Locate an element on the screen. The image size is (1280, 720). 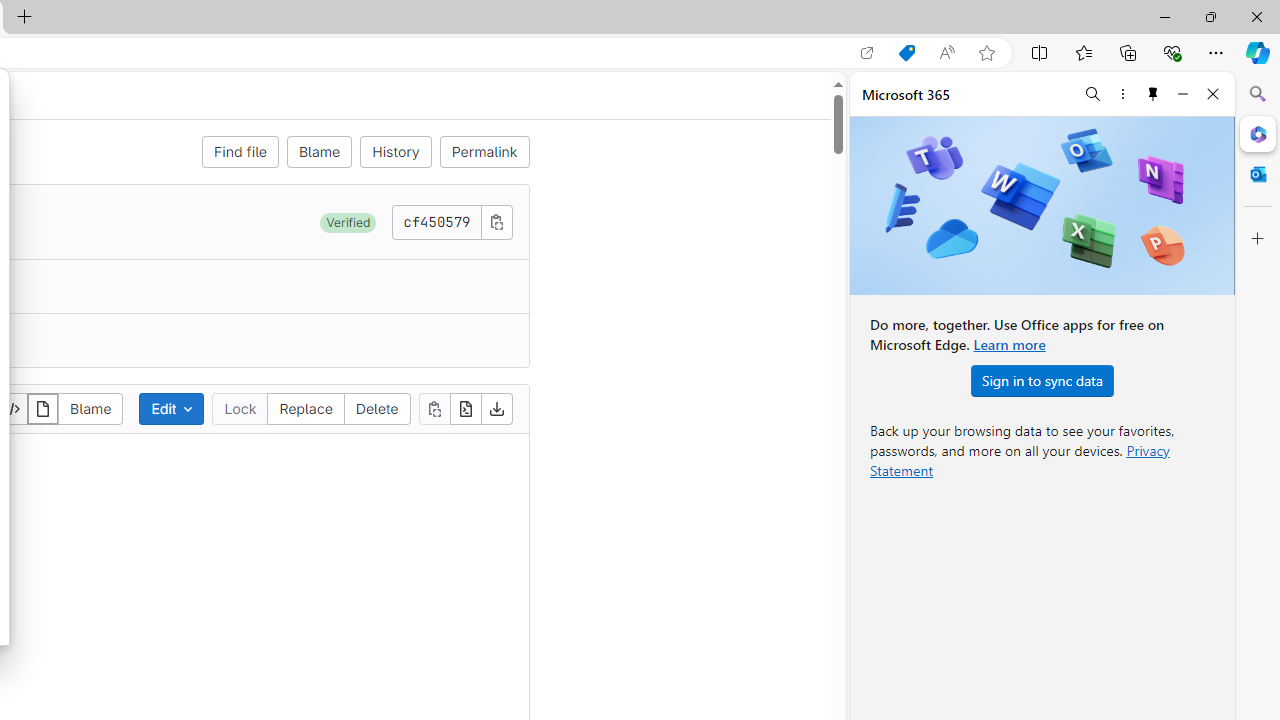
'Privacy Statement' is located at coordinates (1020, 460).